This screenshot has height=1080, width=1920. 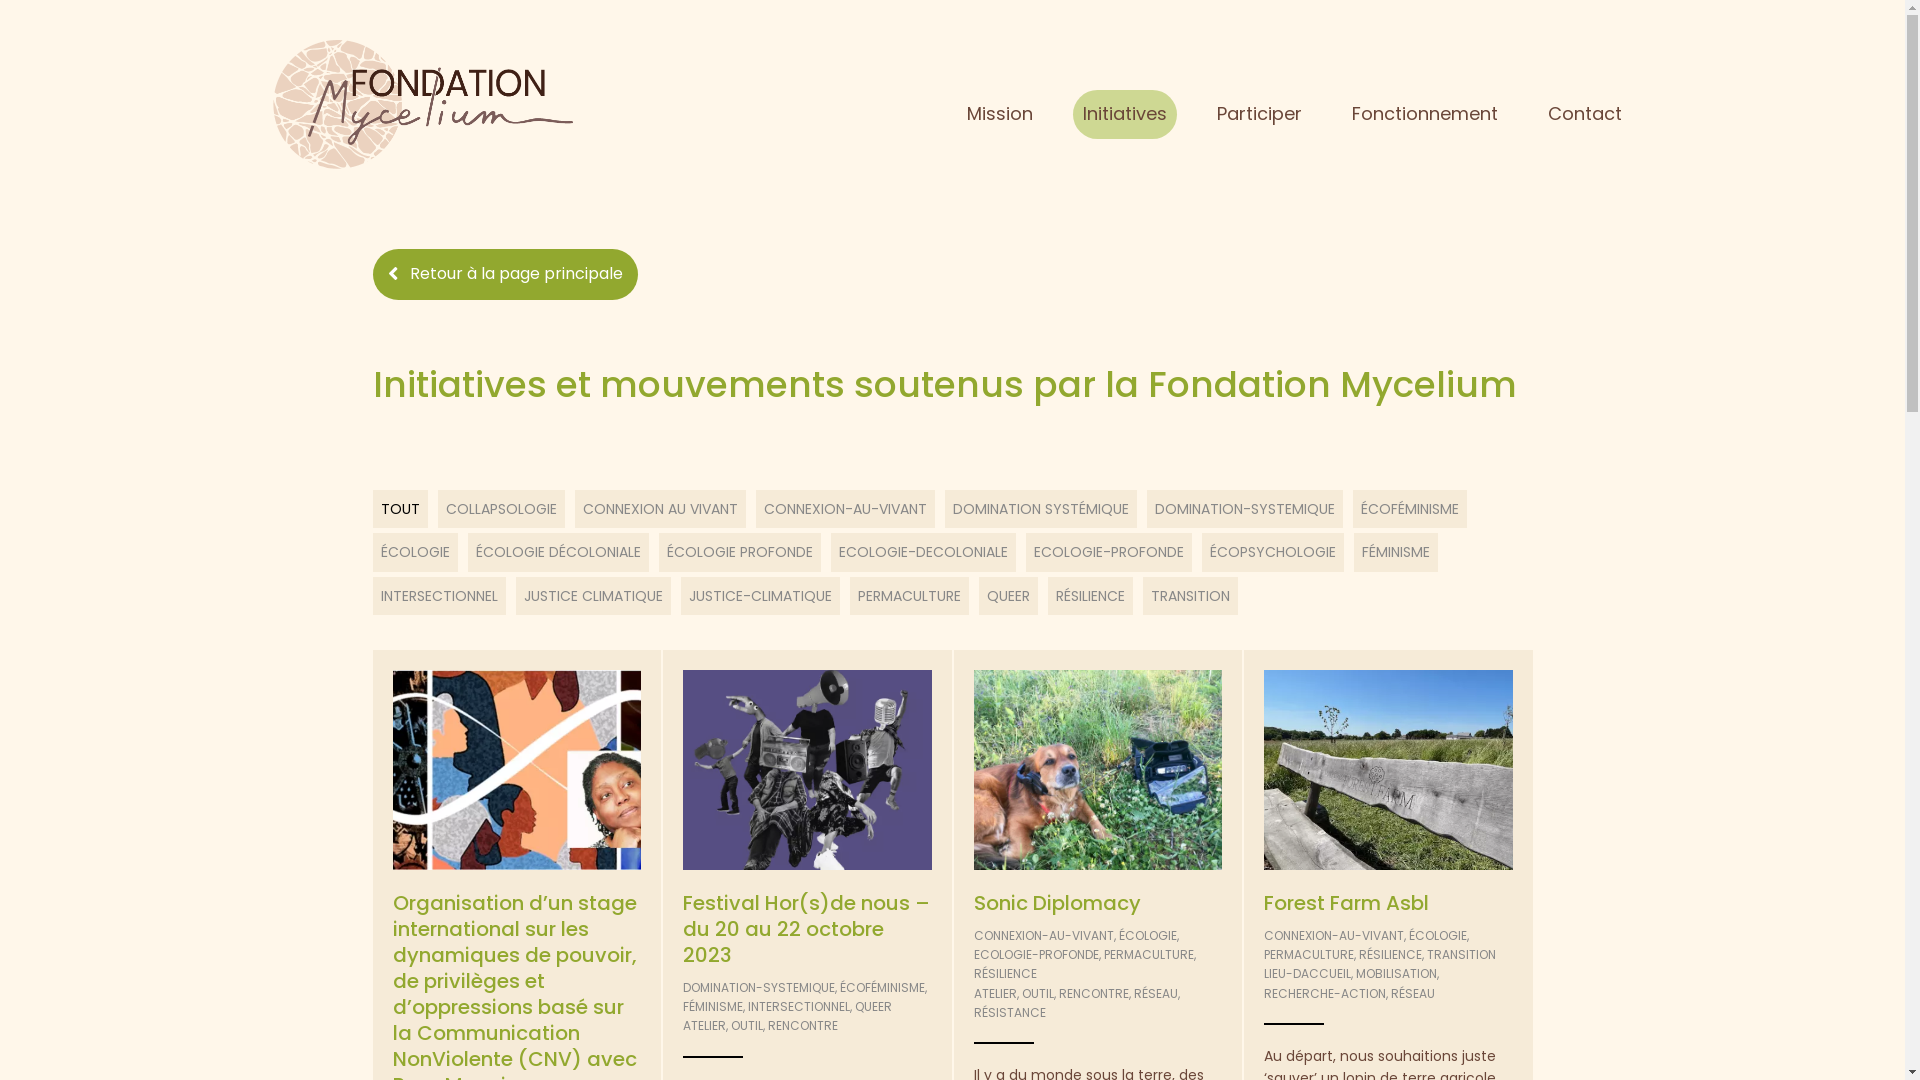 I want to click on 'CONNEXION-AU-VIVANT', so click(x=1262, y=935).